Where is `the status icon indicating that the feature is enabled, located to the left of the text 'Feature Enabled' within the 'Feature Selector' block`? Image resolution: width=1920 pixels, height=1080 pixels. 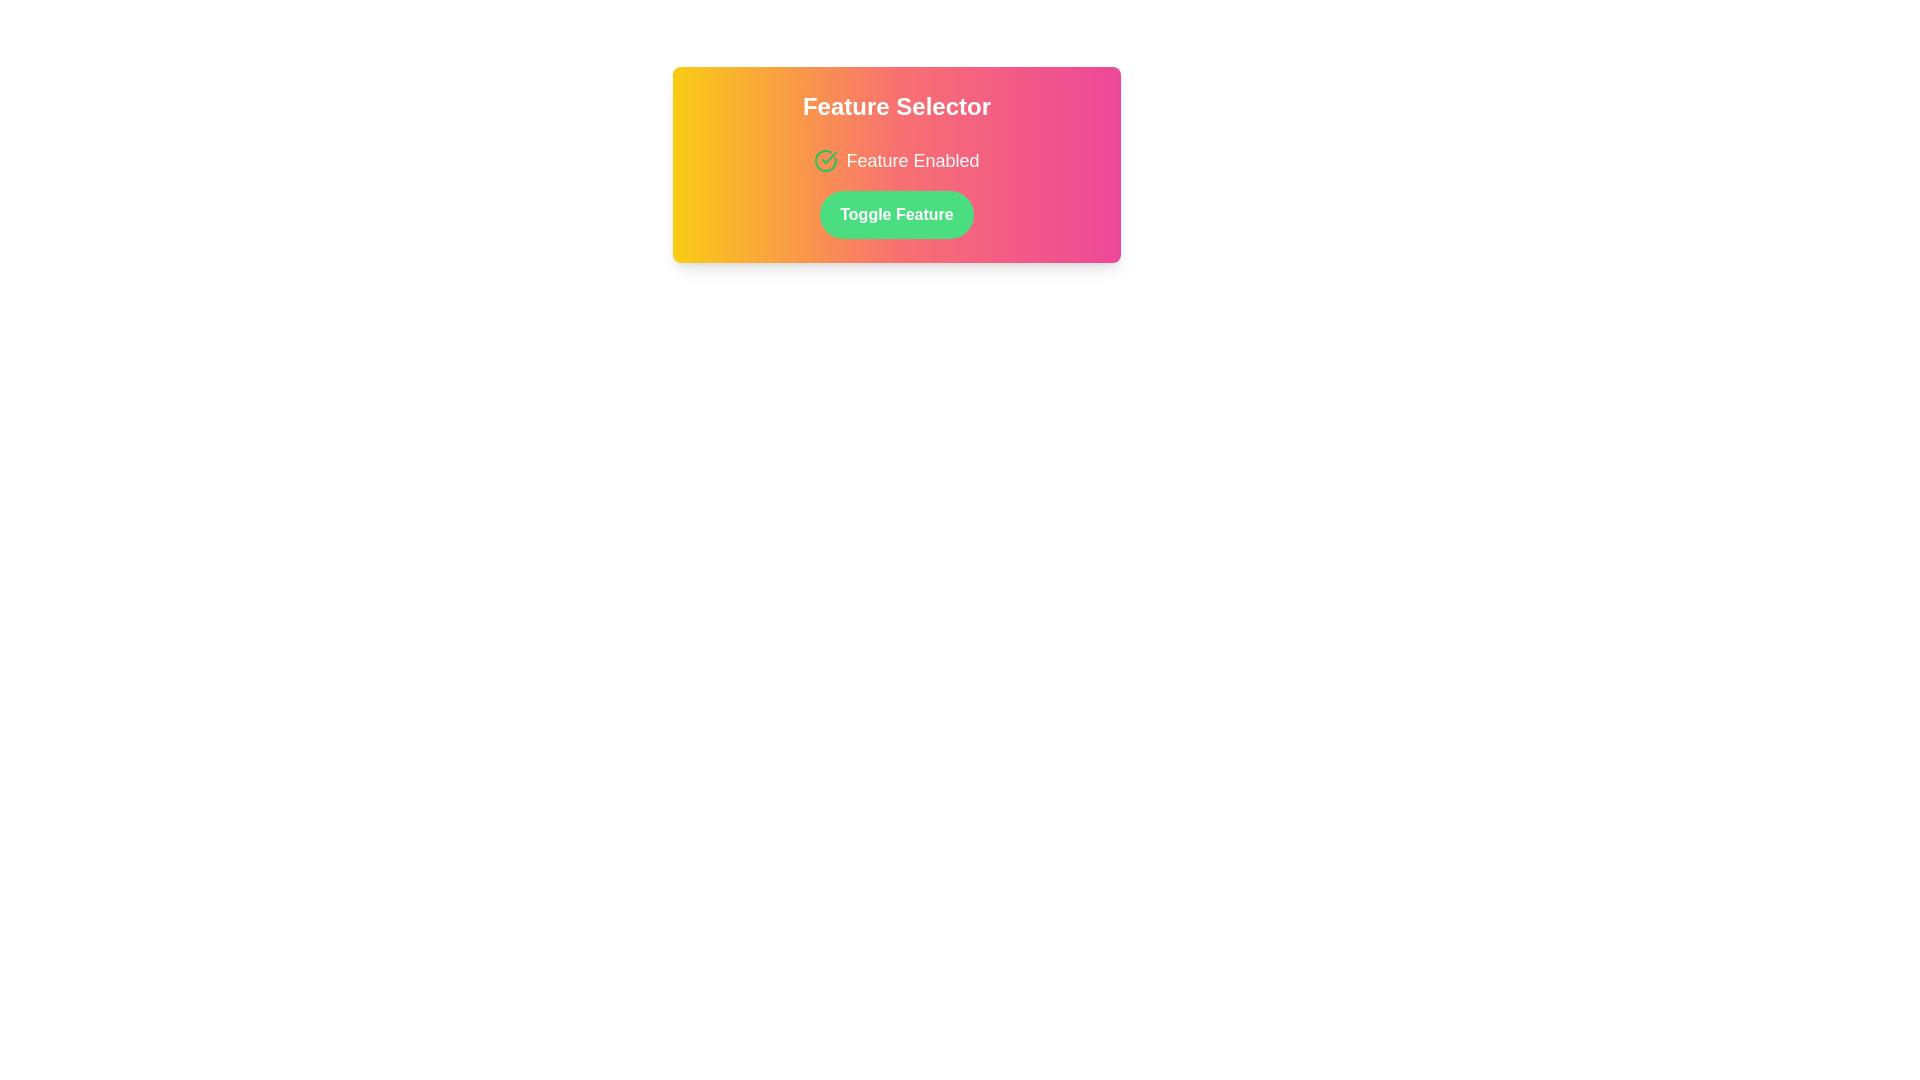 the status icon indicating that the feature is enabled, located to the left of the text 'Feature Enabled' within the 'Feature Selector' block is located at coordinates (826, 160).